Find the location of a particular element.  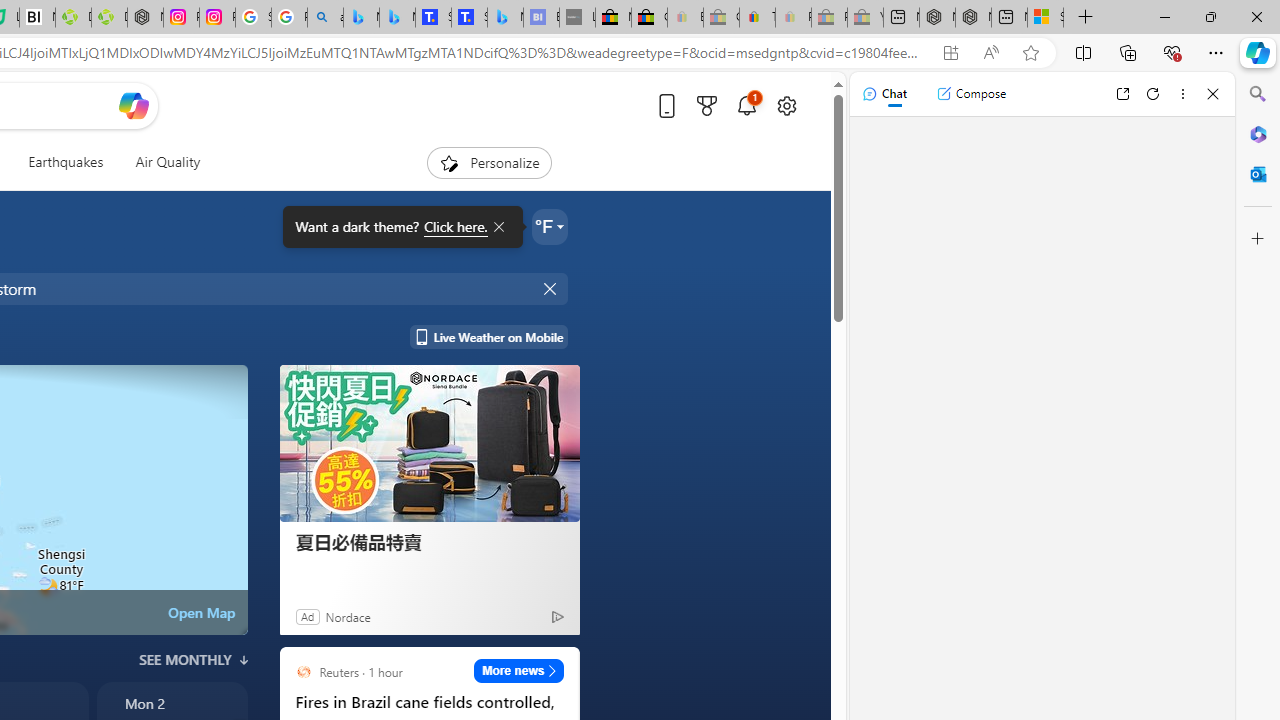

'Weather settings' is located at coordinates (549, 225).